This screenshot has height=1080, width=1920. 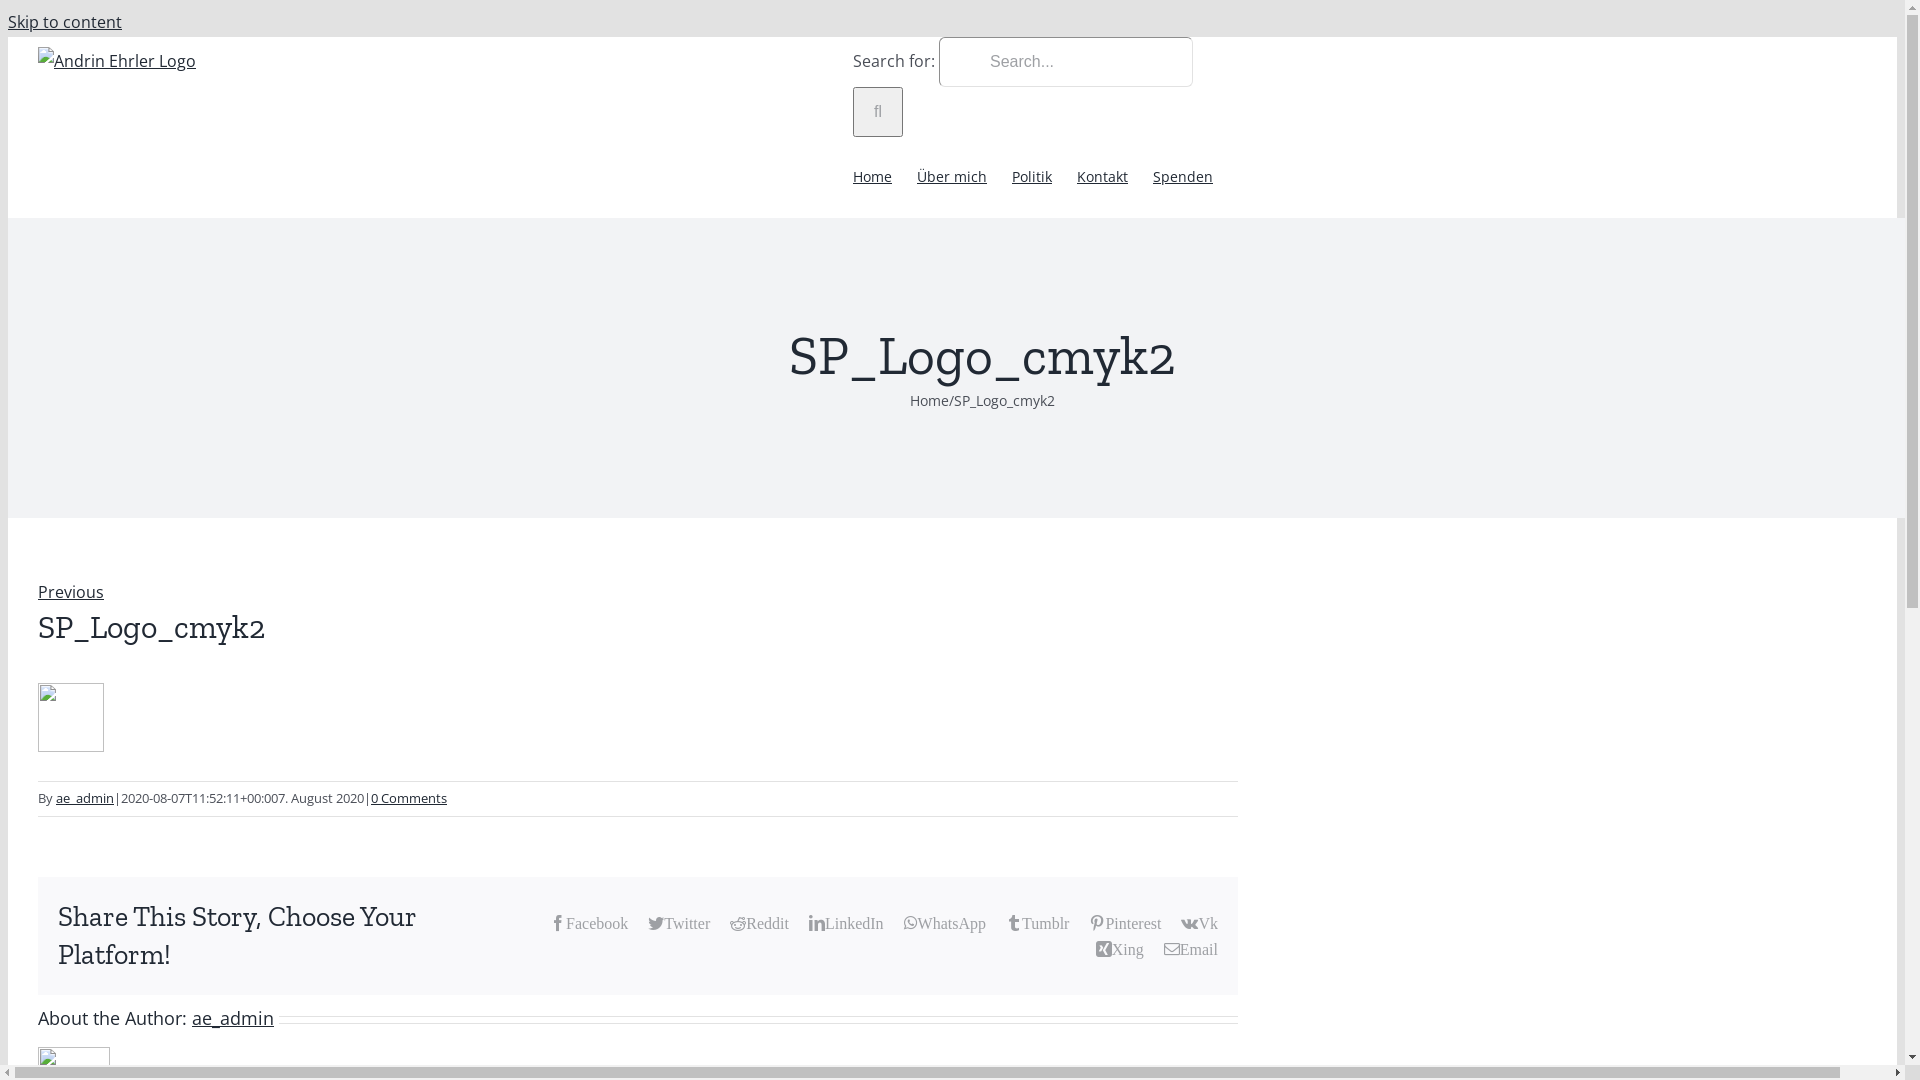 I want to click on 'Reddit', so click(x=758, y=922).